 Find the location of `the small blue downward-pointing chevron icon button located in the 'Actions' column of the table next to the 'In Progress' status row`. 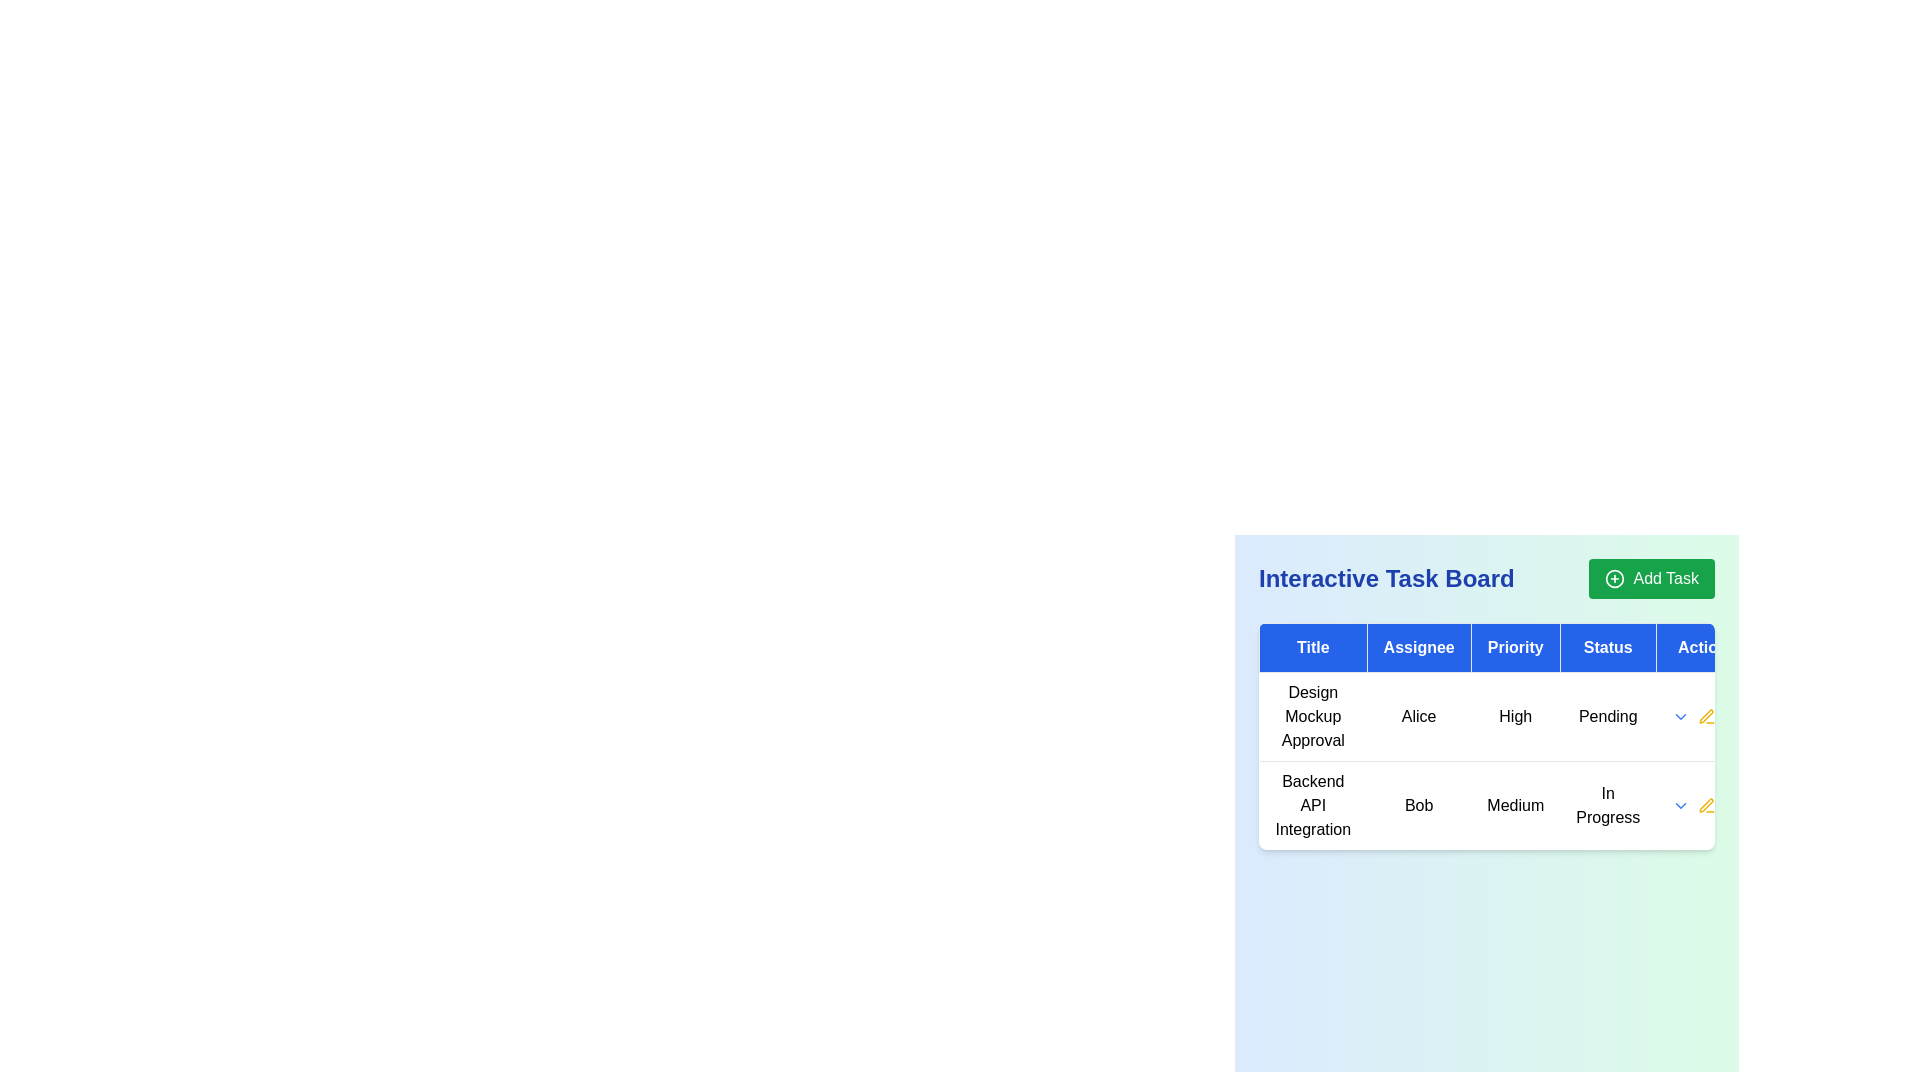

the small blue downward-pointing chevron icon button located in the 'Actions' column of the table next to the 'In Progress' status row is located at coordinates (1680, 805).